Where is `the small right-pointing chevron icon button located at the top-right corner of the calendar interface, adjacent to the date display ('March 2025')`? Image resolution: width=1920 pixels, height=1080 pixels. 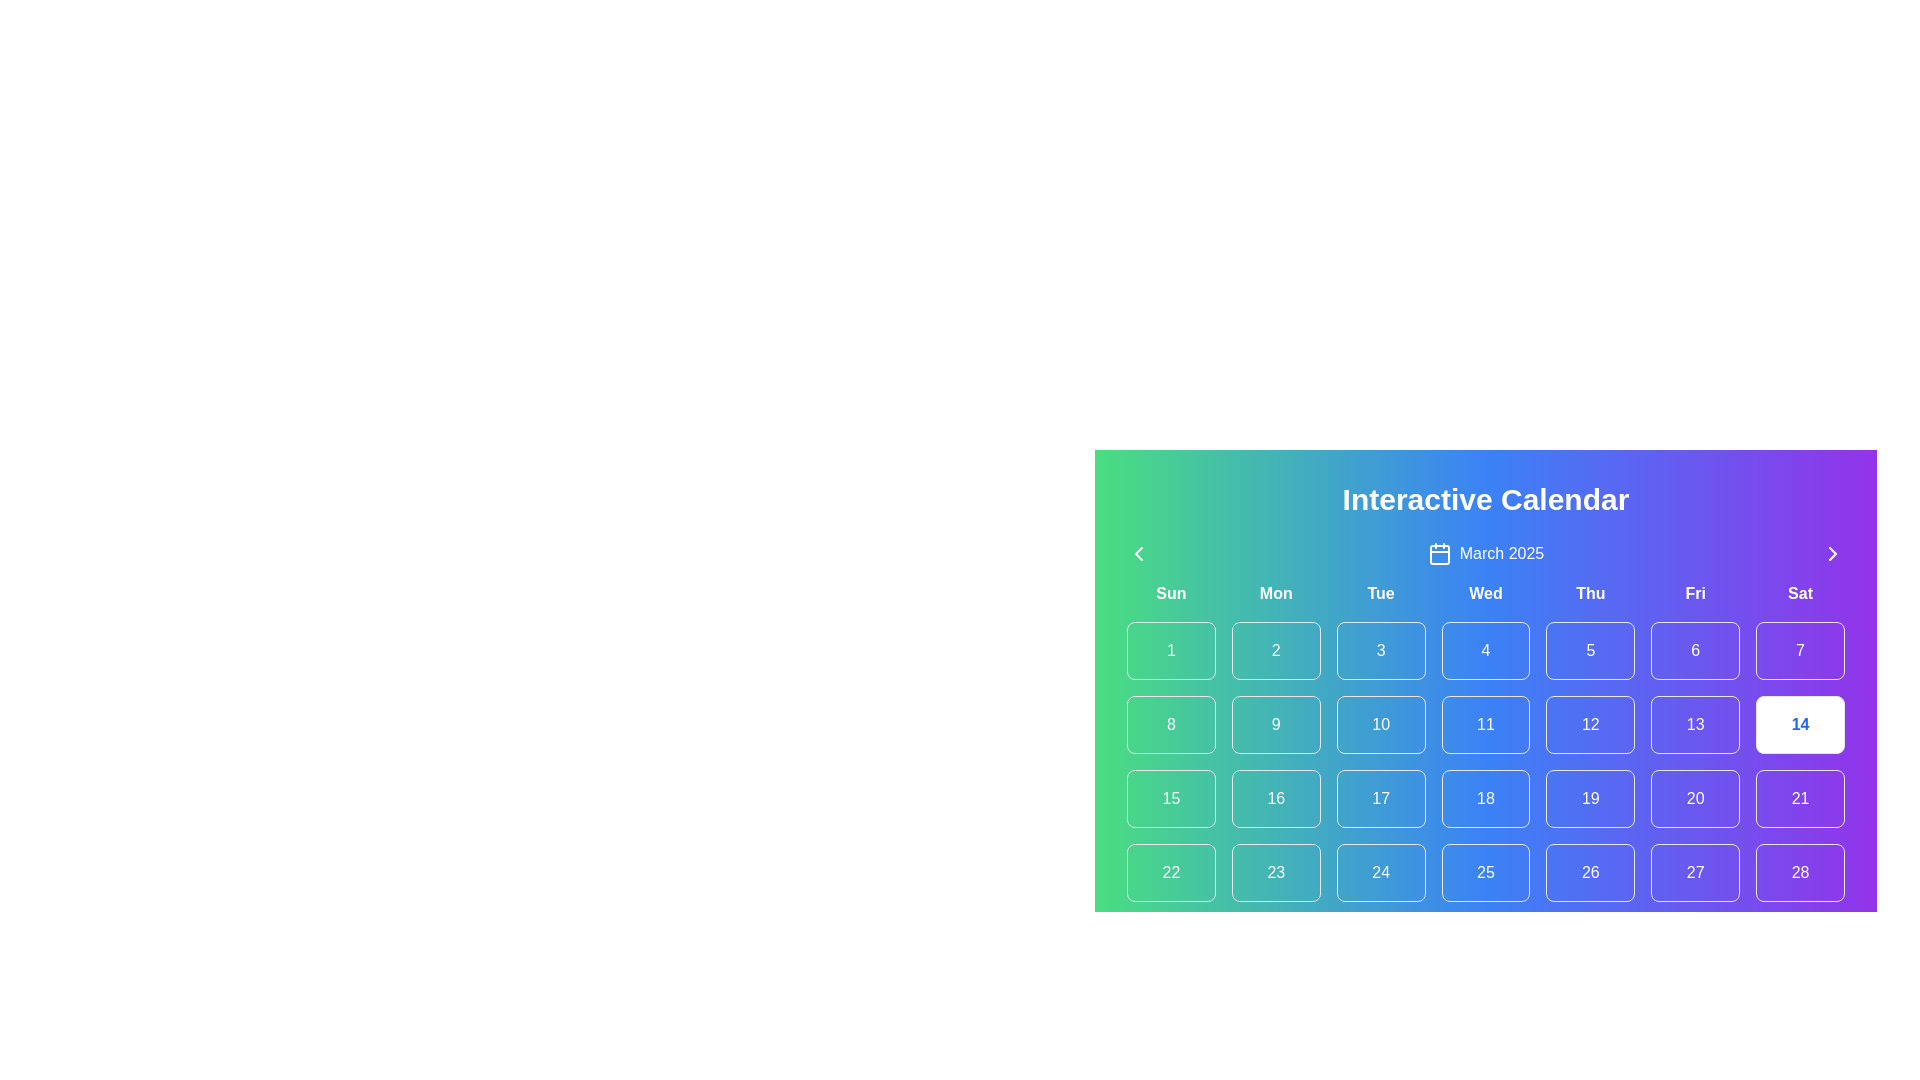
the small right-pointing chevron icon button located at the top-right corner of the calendar interface, adjacent to the date display ('March 2025') is located at coordinates (1833, 554).